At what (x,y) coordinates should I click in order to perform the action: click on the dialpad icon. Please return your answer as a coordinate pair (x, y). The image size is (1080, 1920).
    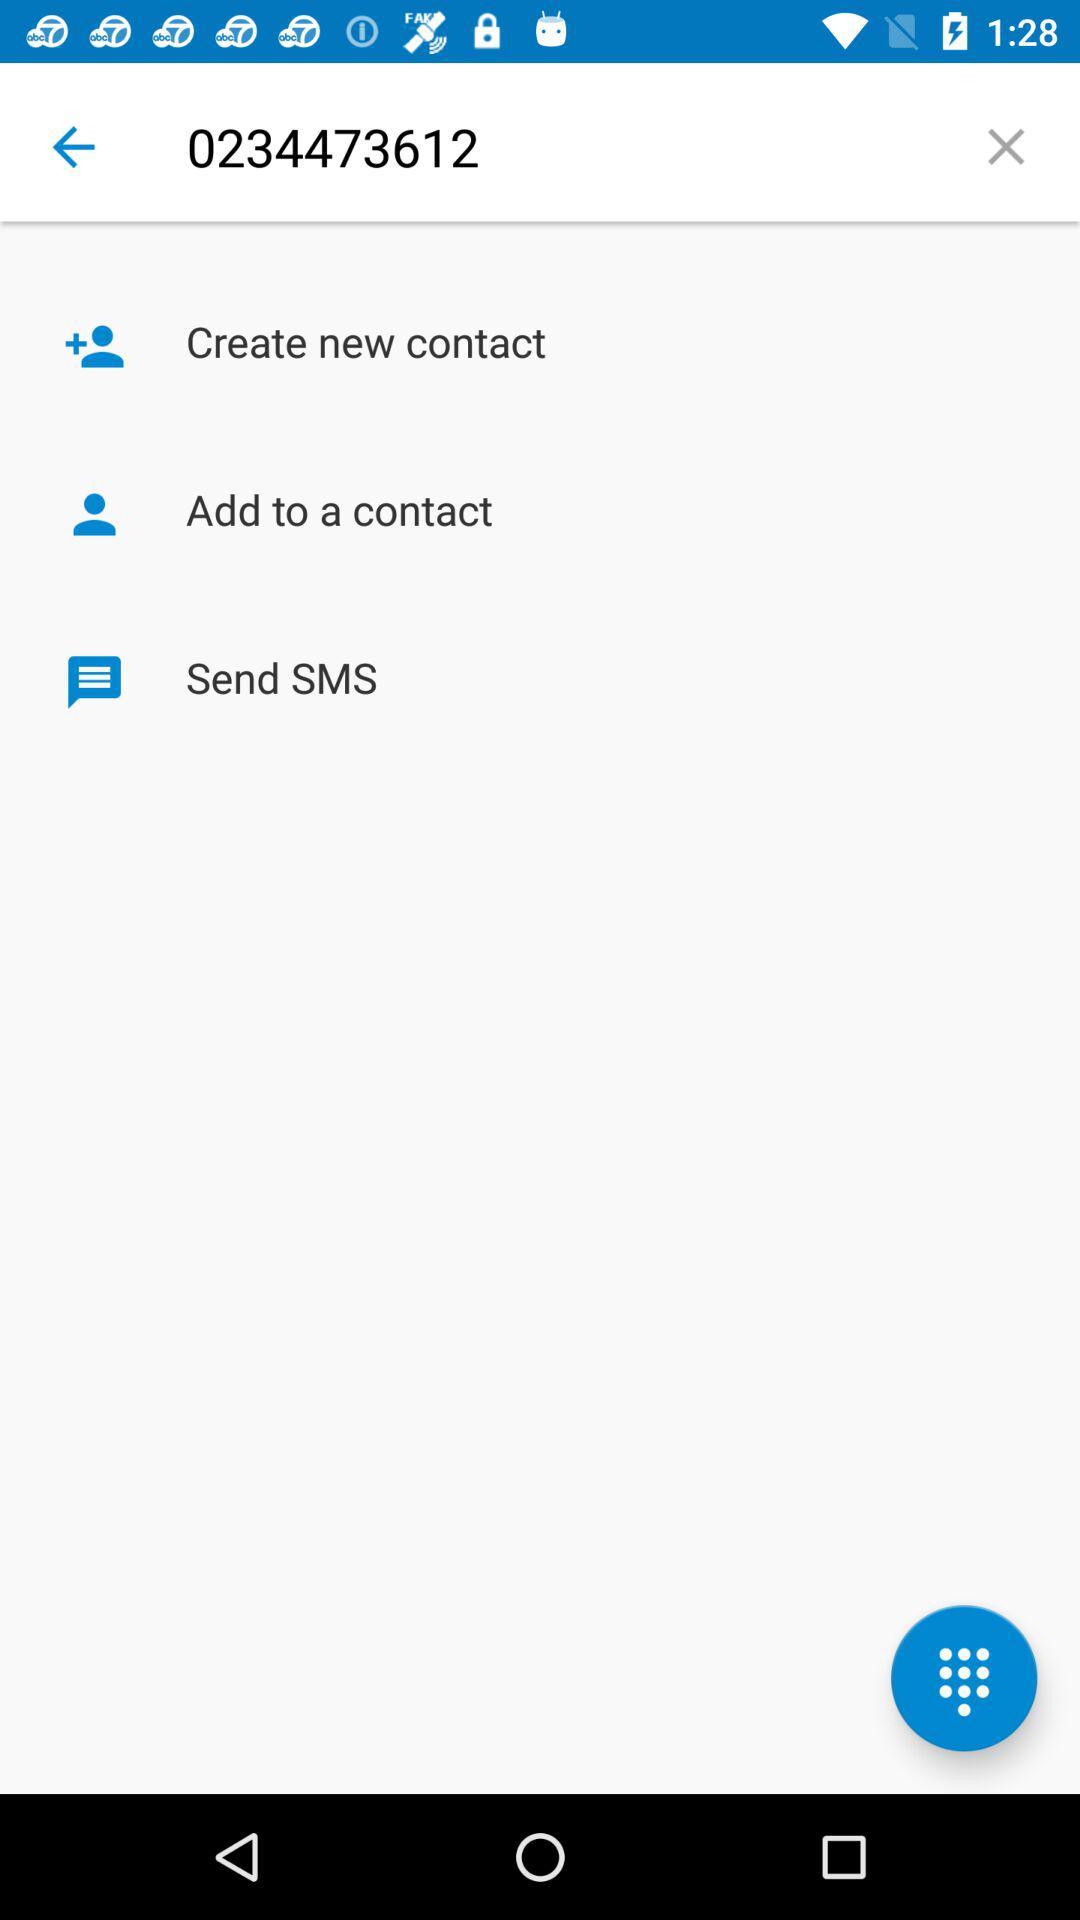
    Looking at the image, I should click on (963, 1678).